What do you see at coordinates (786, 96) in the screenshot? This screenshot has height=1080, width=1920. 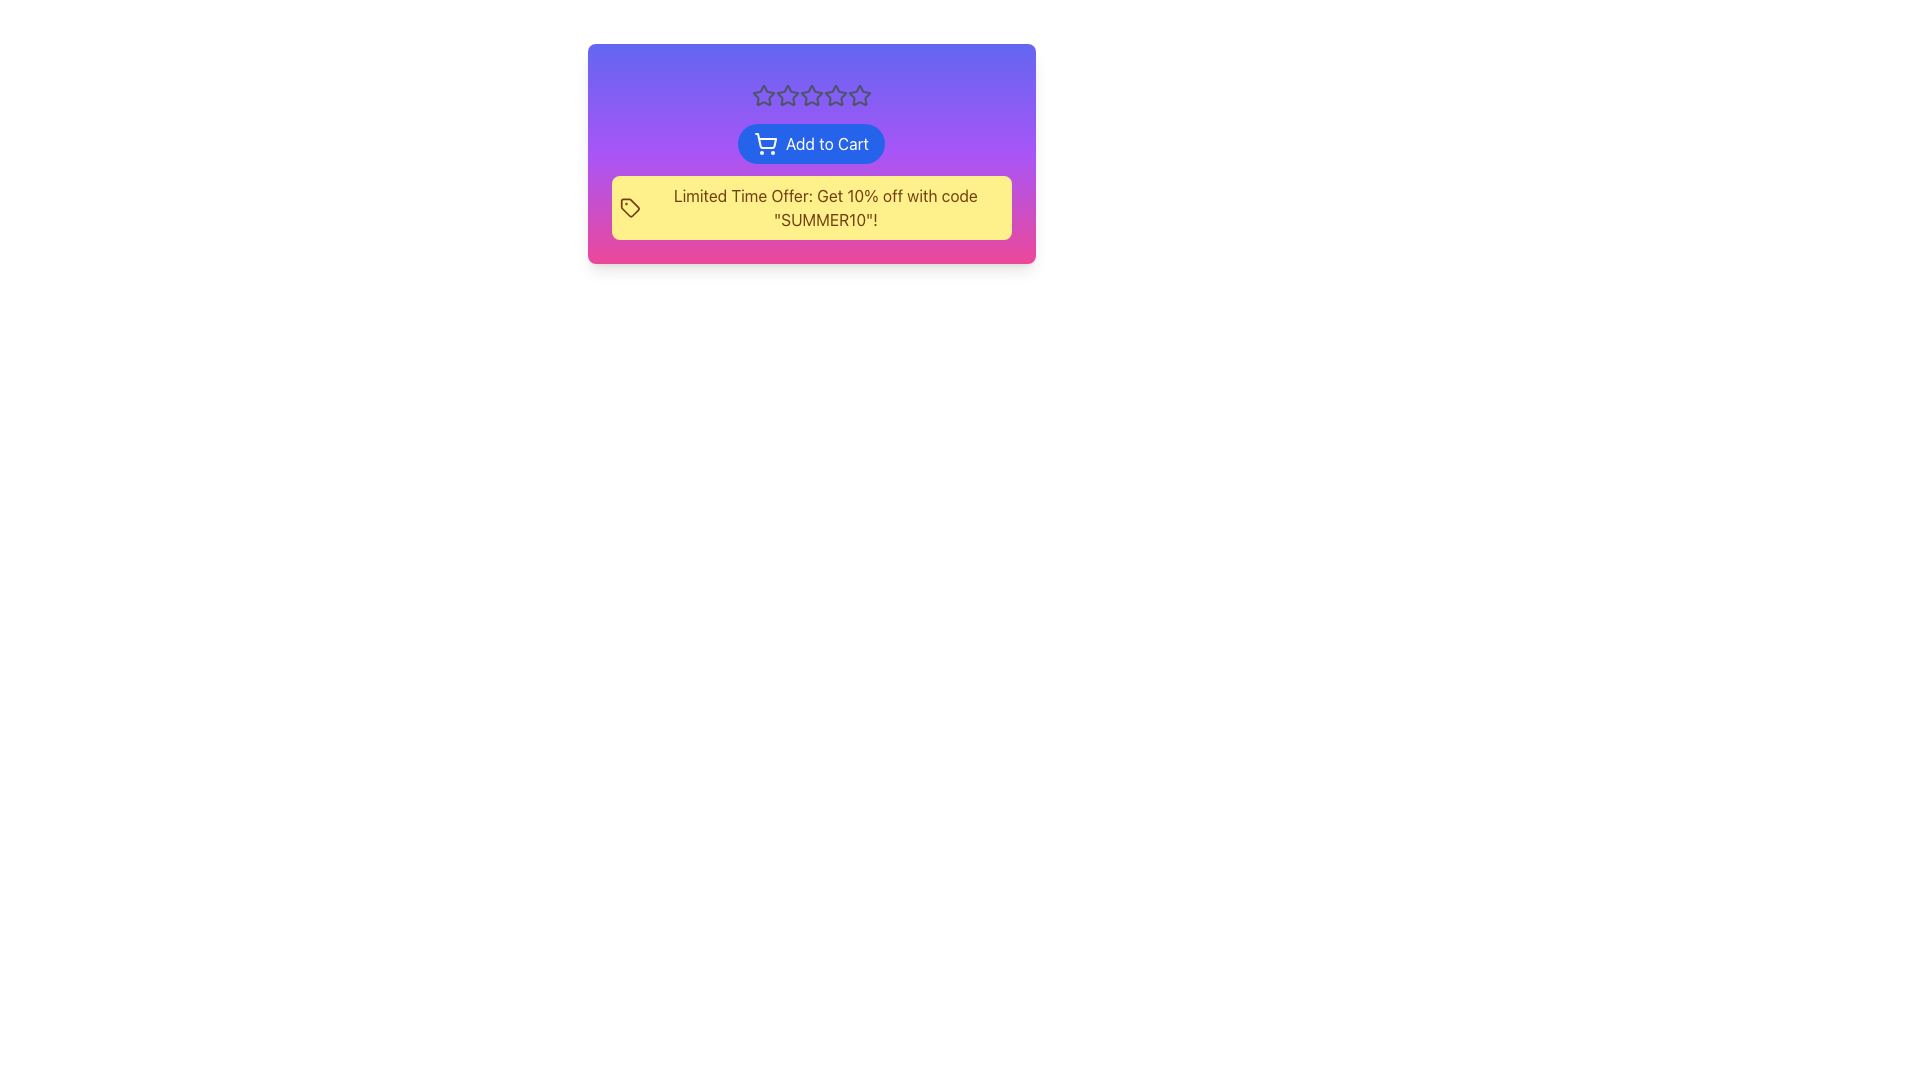 I see `the third star icon in the horizontal sequence of five stars` at bounding box center [786, 96].